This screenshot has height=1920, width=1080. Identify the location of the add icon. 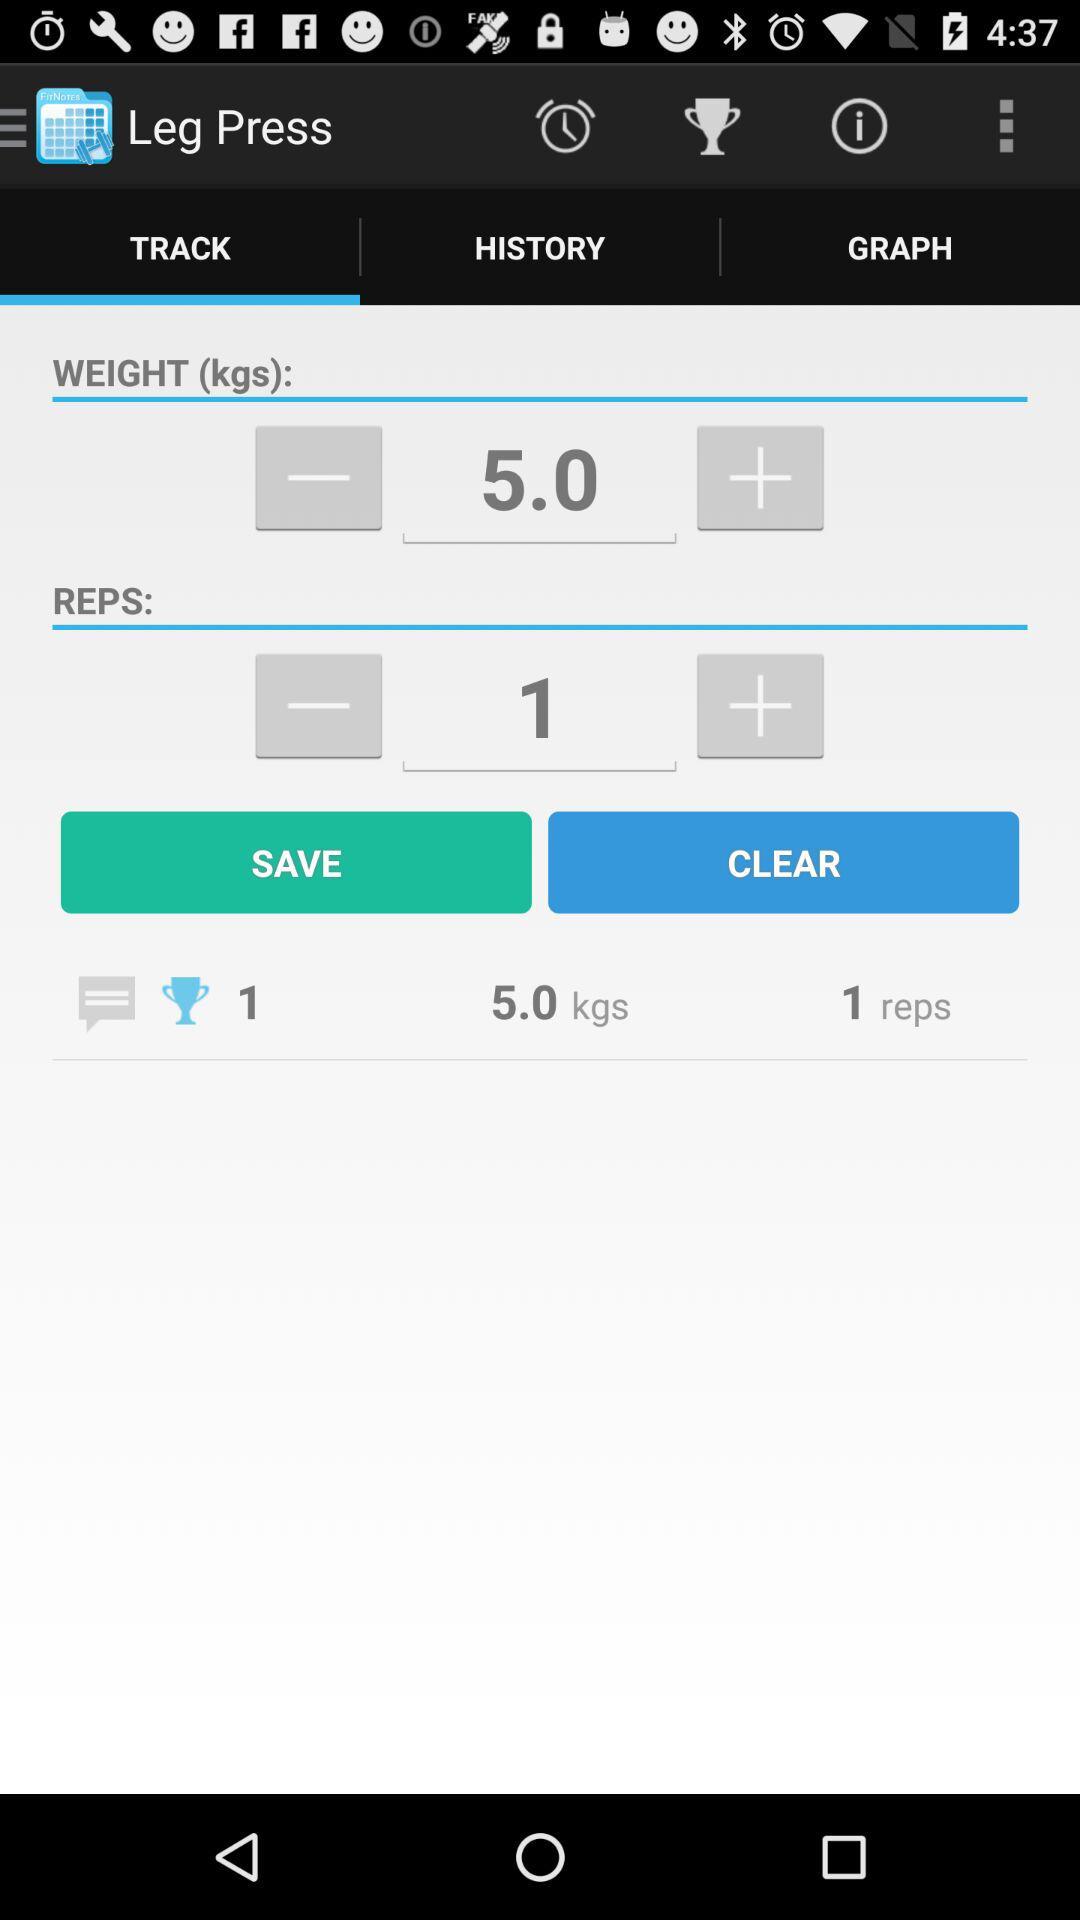
(760, 511).